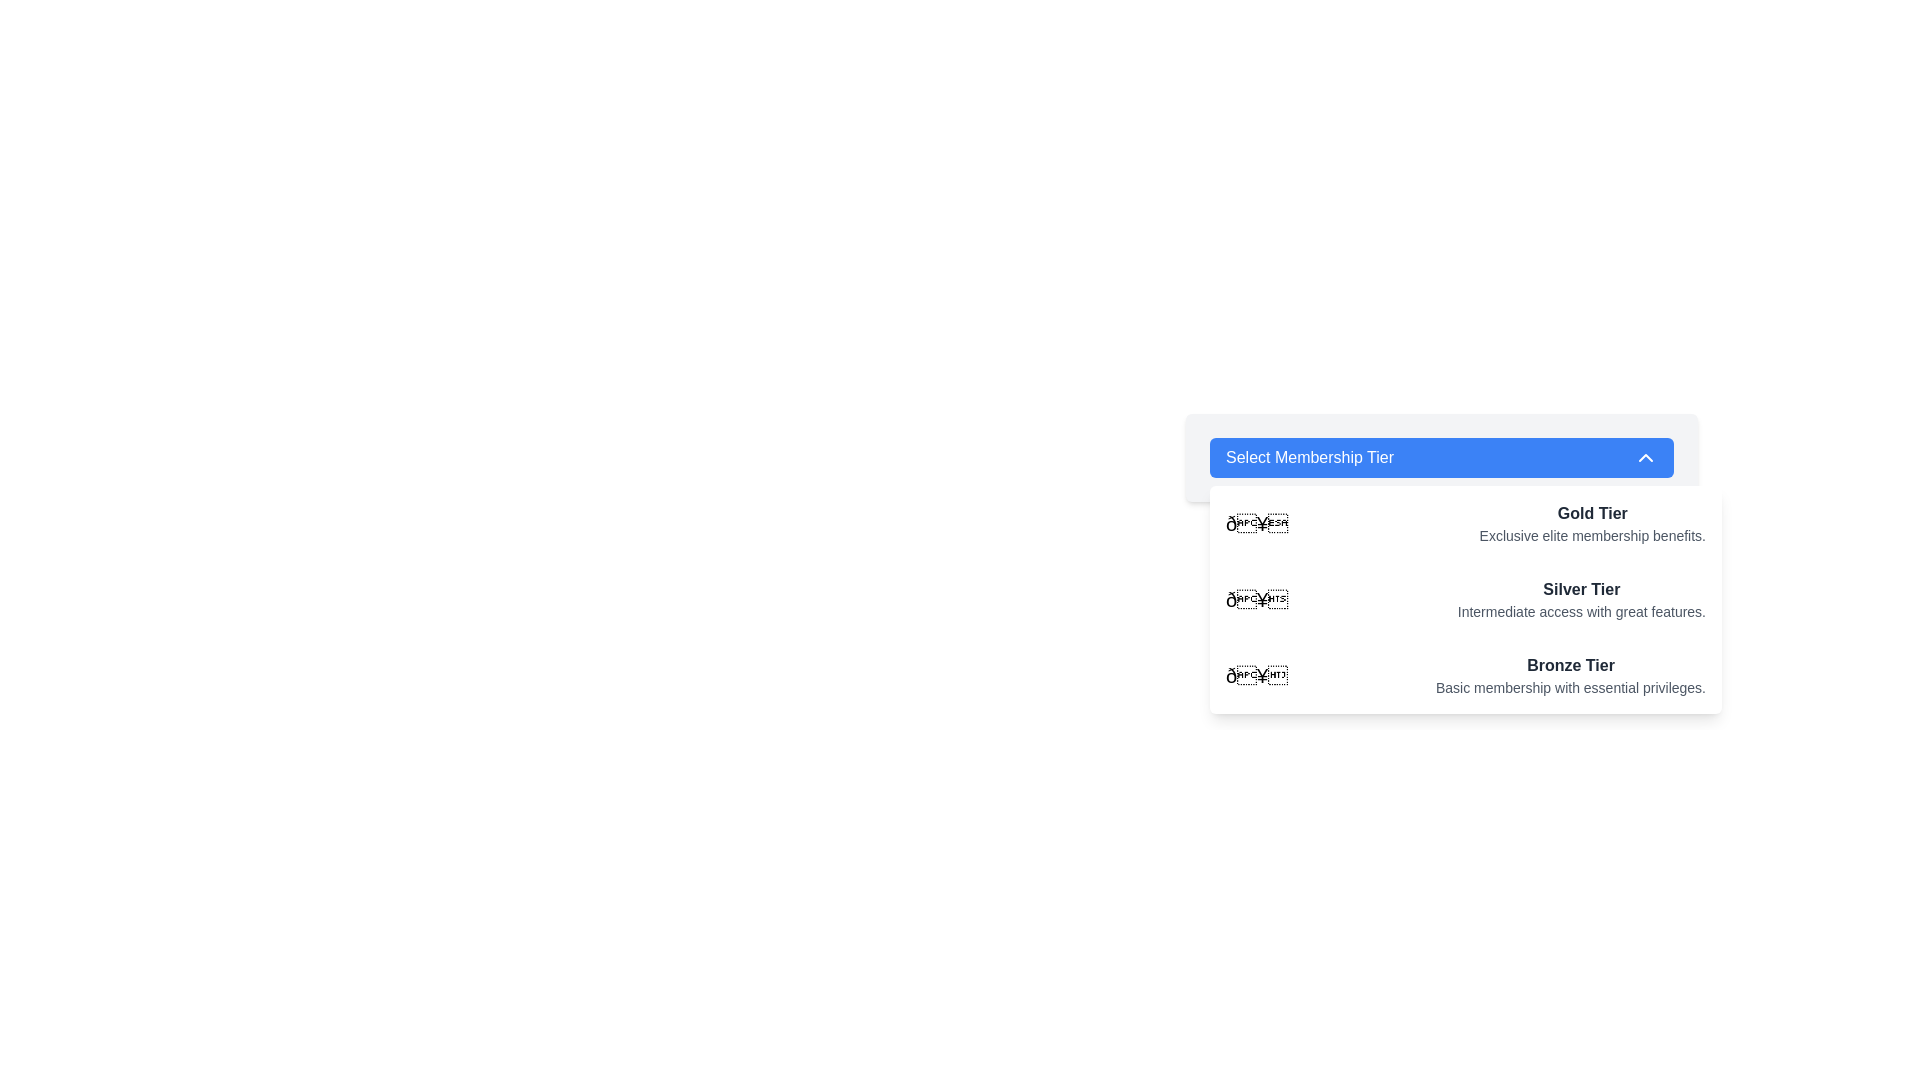 This screenshot has height=1080, width=1920. Describe the element at coordinates (1580, 589) in the screenshot. I see `bold text 'Silver Tier' located centrally within the membership options dropdown menu, positioned between 'Gold Tier' and 'Bronze Tier'` at that location.